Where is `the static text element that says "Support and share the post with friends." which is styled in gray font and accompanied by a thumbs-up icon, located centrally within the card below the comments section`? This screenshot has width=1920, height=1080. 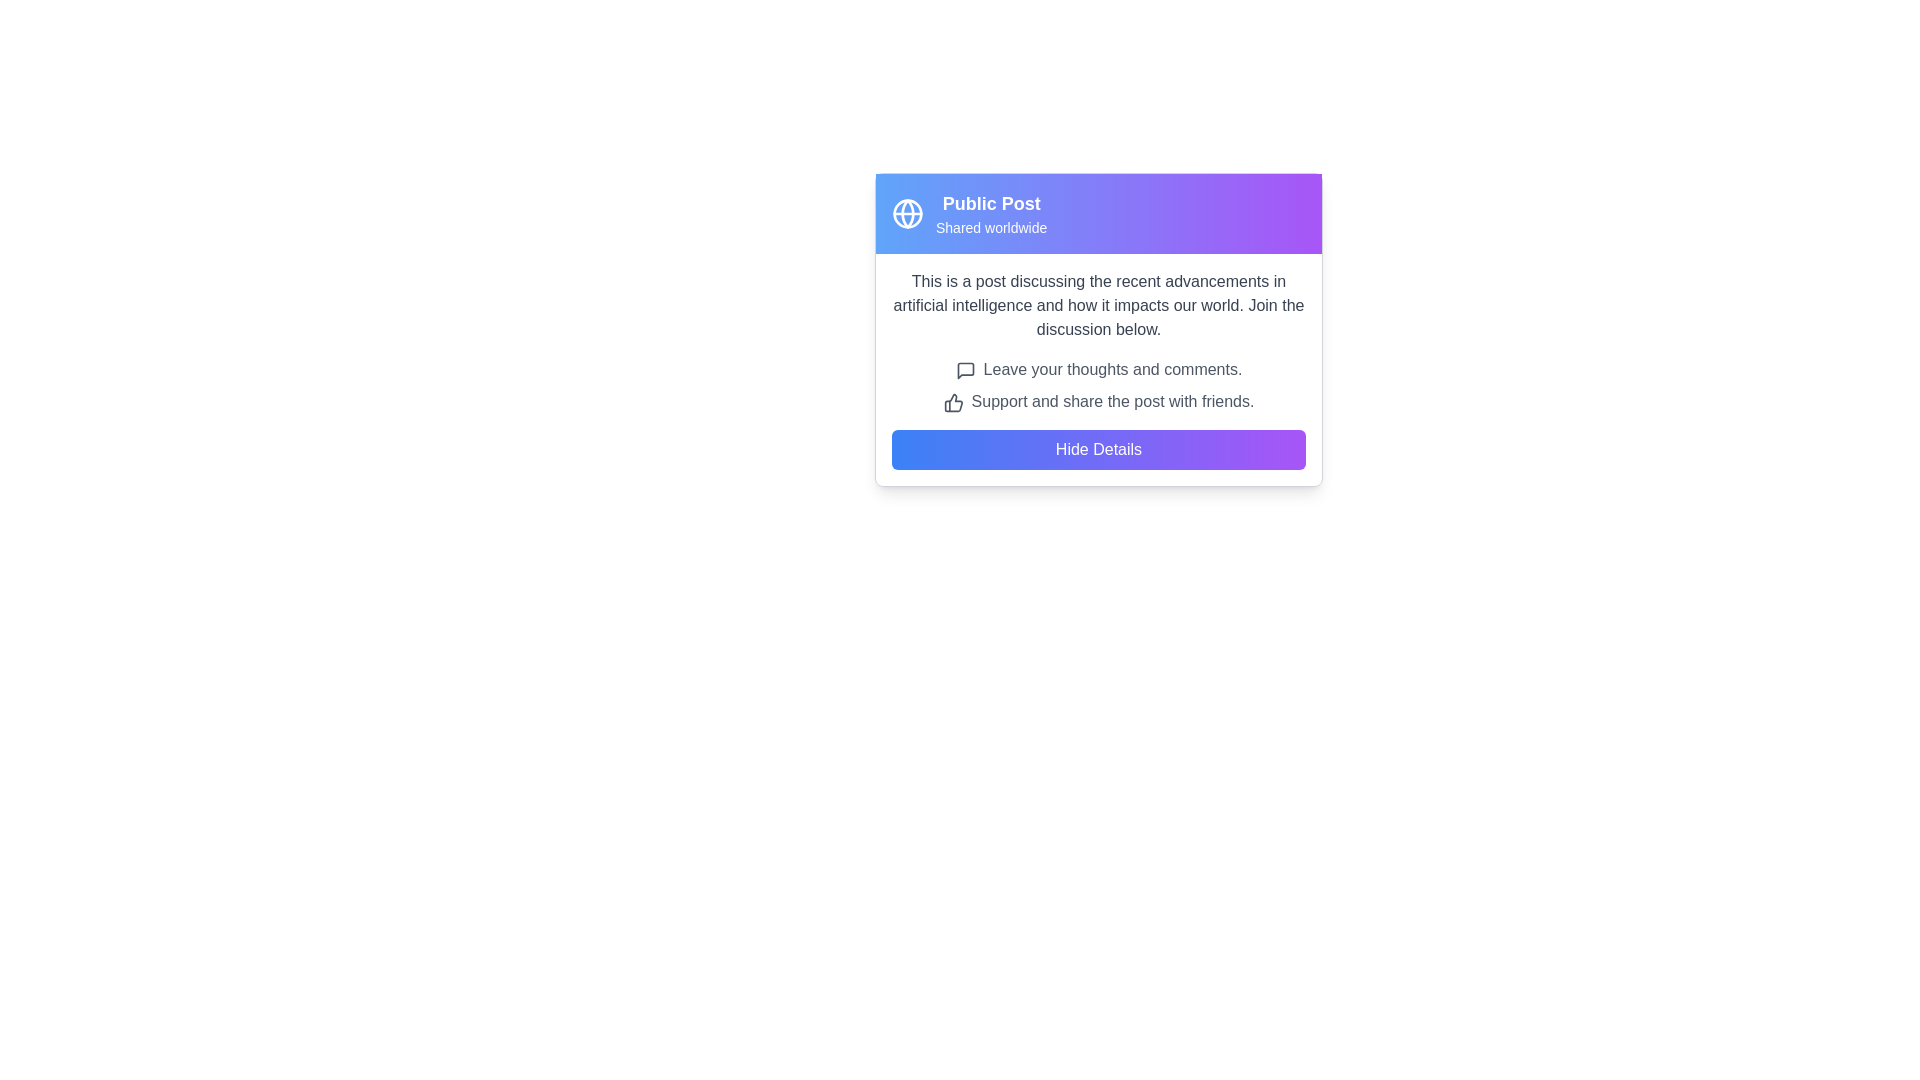 the static text element that says "Support and share the post with friends." which is styled in gray font and accompanied by a thumbs-up icon, located centrally within the card below the comments section is located at coordinates (1098, 401).